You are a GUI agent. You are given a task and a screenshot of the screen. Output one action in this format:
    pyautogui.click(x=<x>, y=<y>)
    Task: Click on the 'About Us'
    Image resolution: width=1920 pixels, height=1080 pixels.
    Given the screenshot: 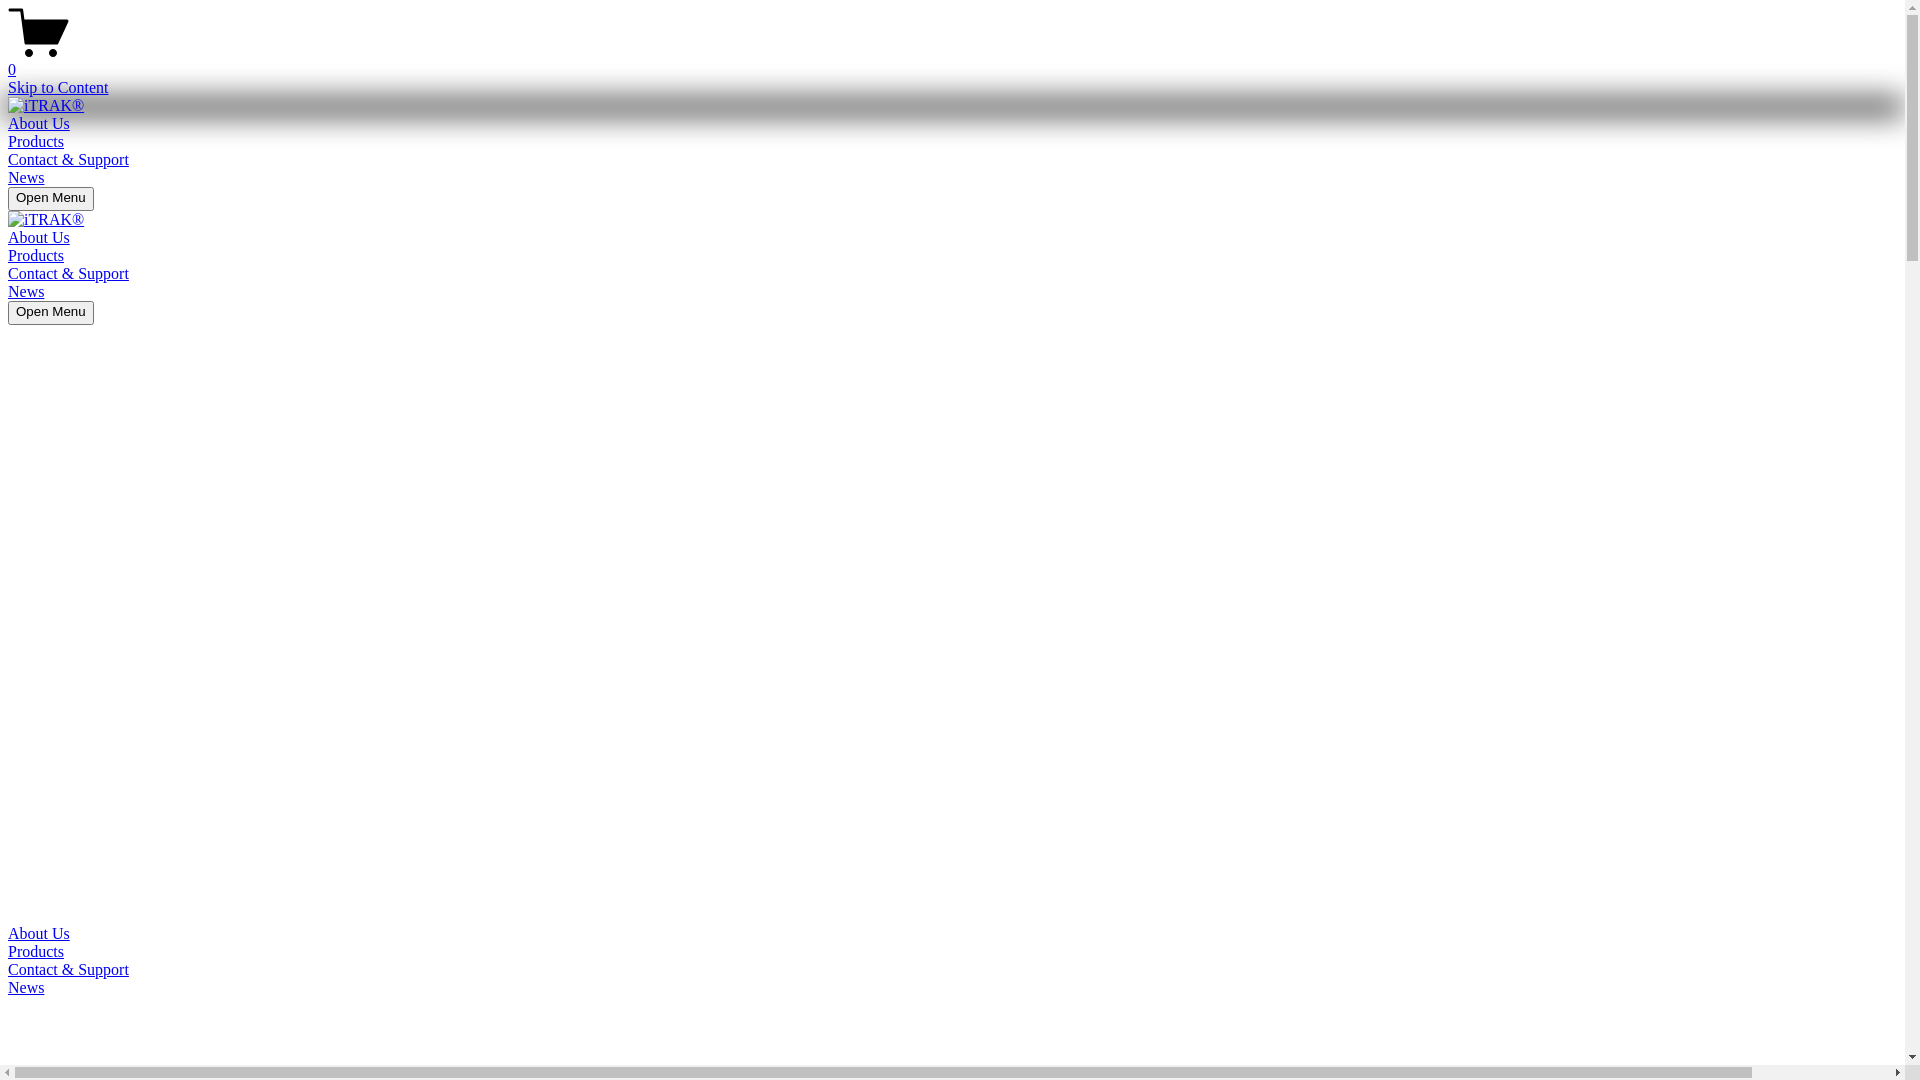 What is the action you would take?
    pyautogui.click(x=38, y=123)
    